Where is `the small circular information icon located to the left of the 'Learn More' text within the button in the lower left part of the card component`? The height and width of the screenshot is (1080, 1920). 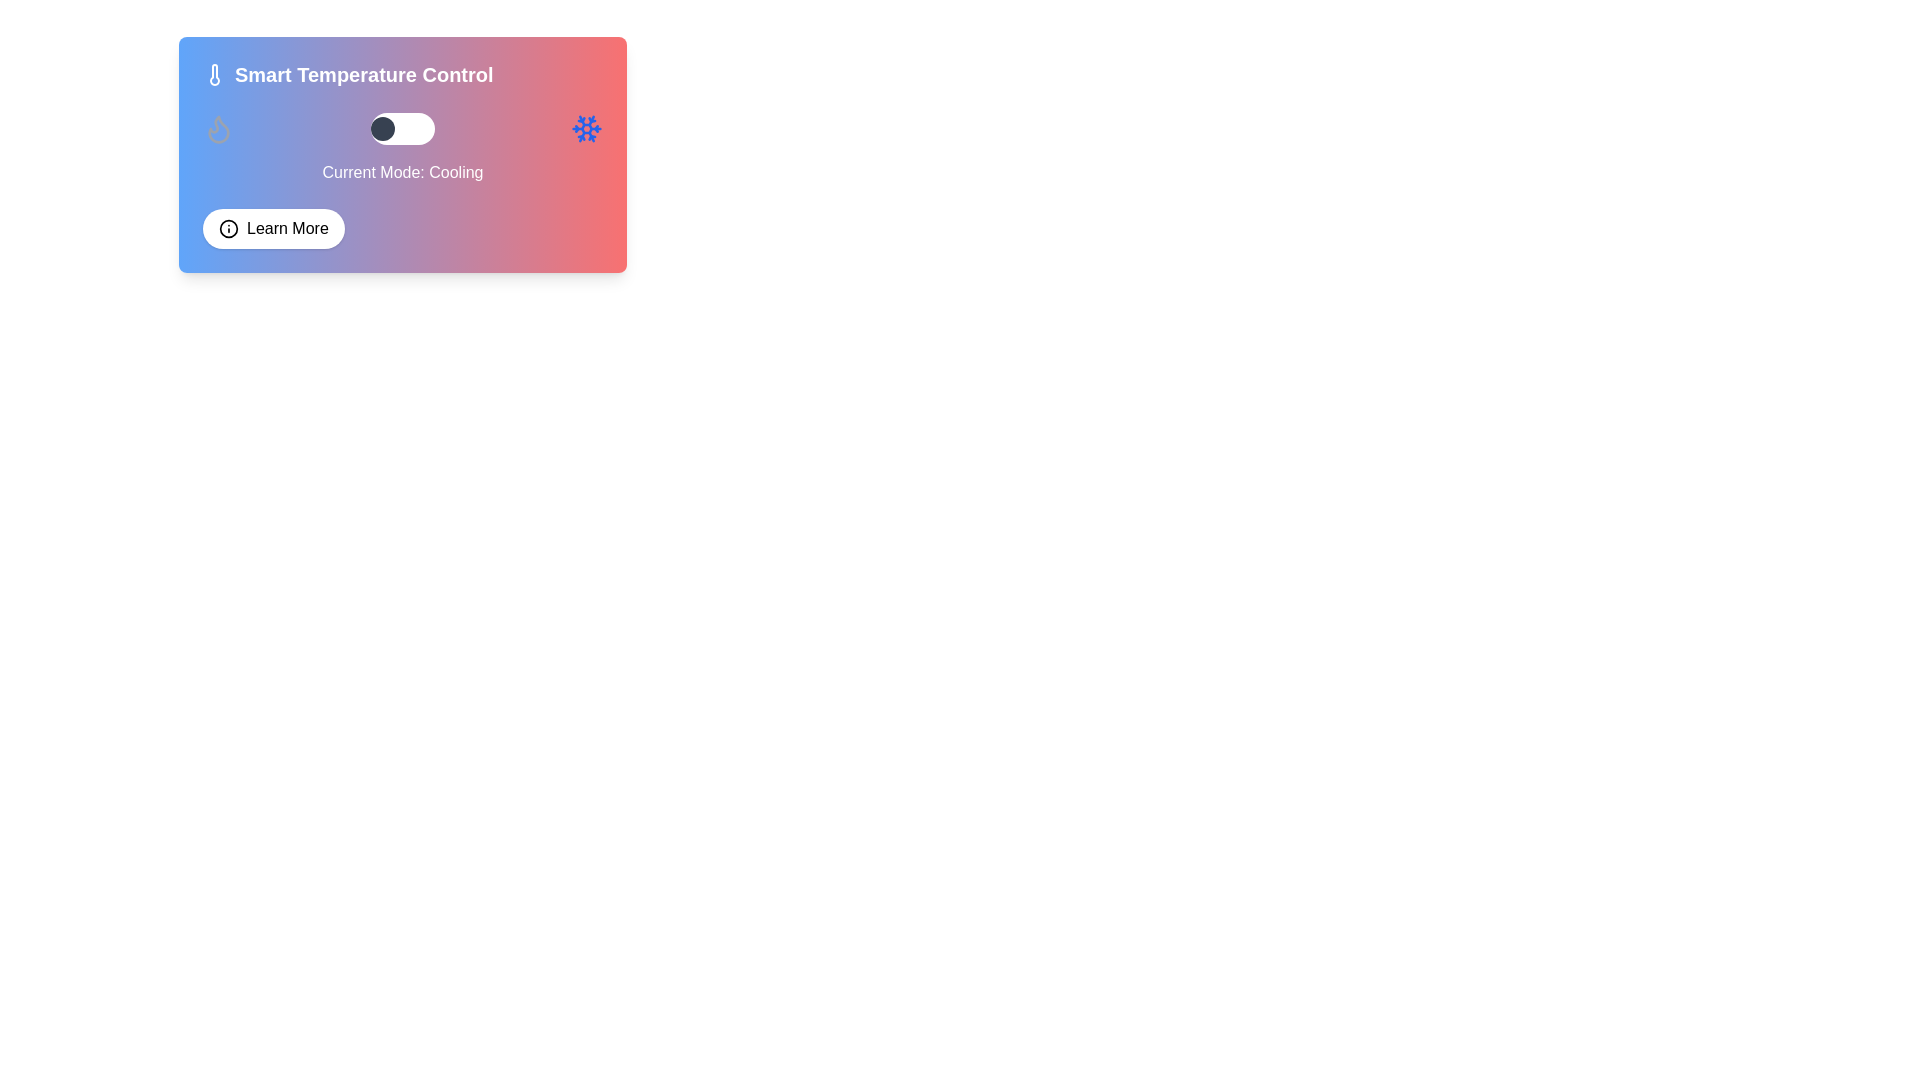
the small circular information icon located to the left of the 'Learn More' text within the button in the lower left part of the card component is located at coordinates (229, 227).